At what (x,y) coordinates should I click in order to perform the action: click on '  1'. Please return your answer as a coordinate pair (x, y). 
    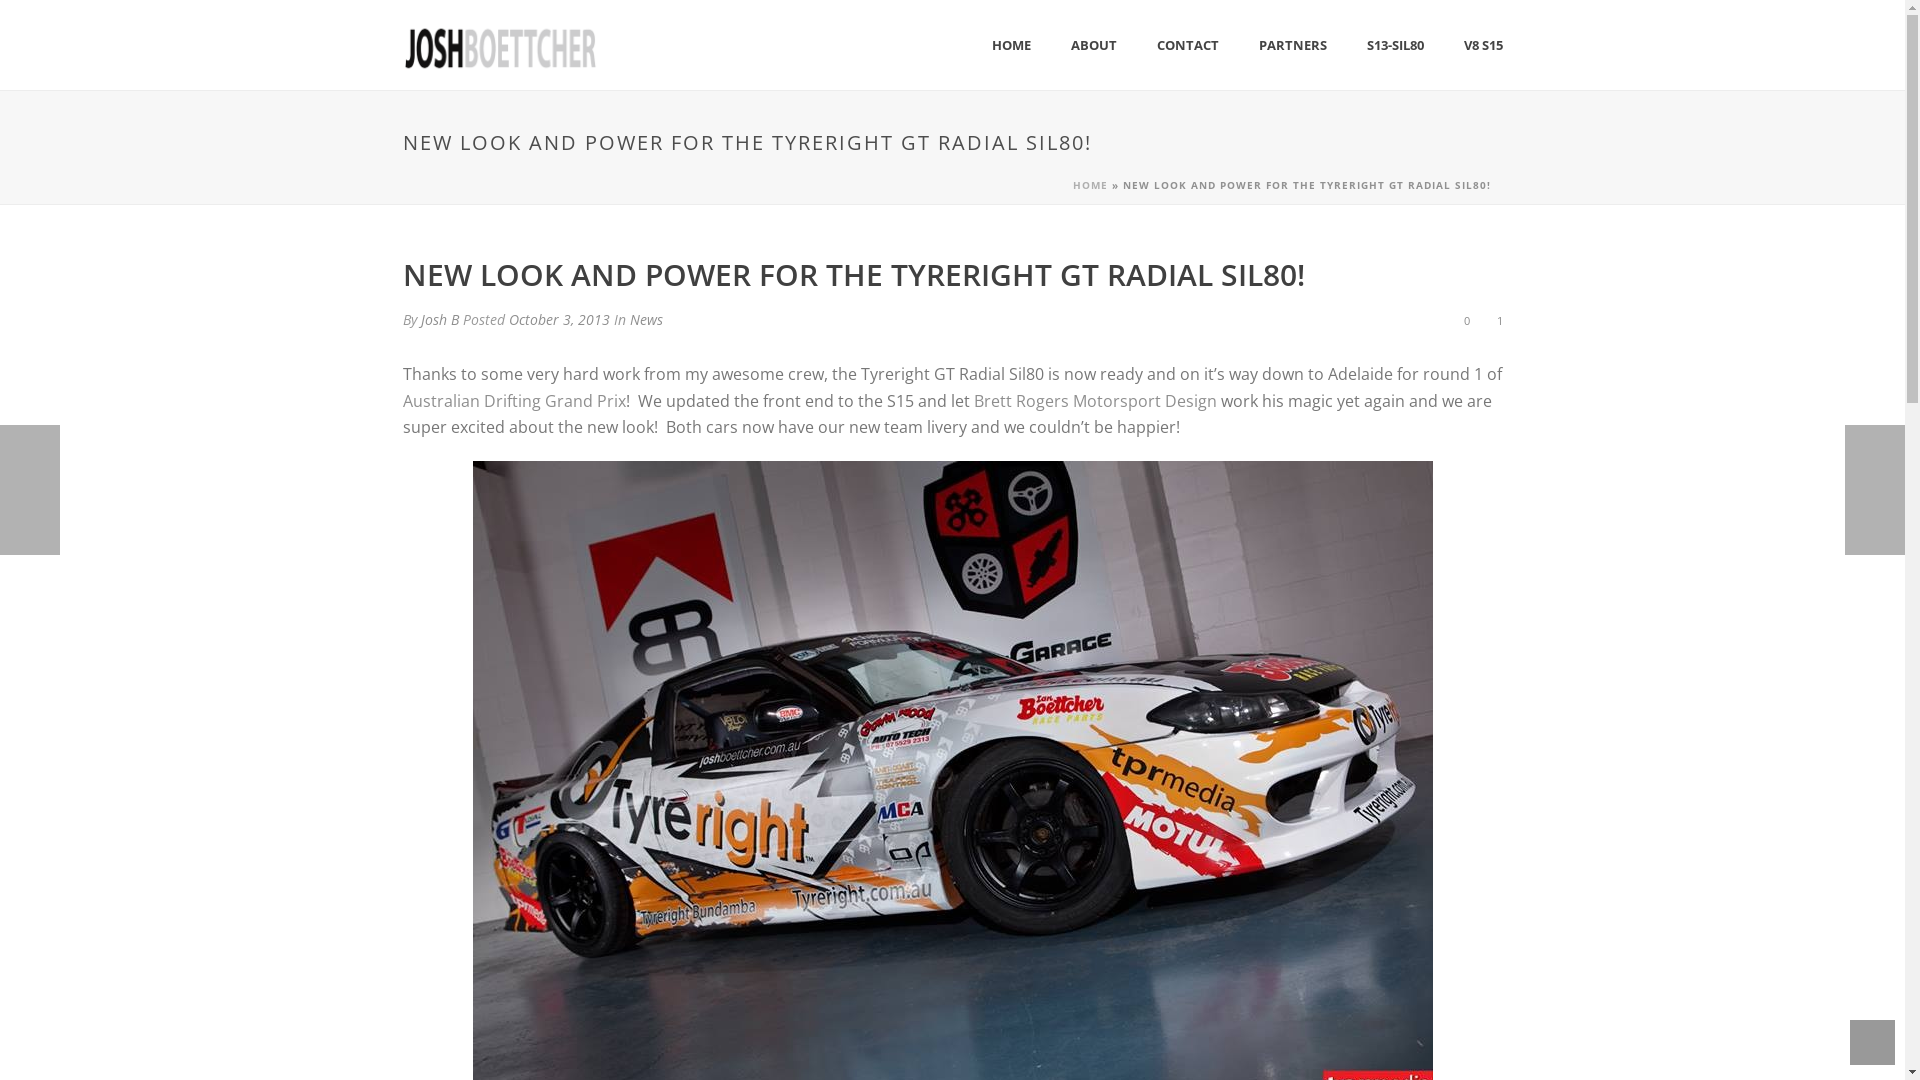
    Looking at the image, I should click on (1496, 318).